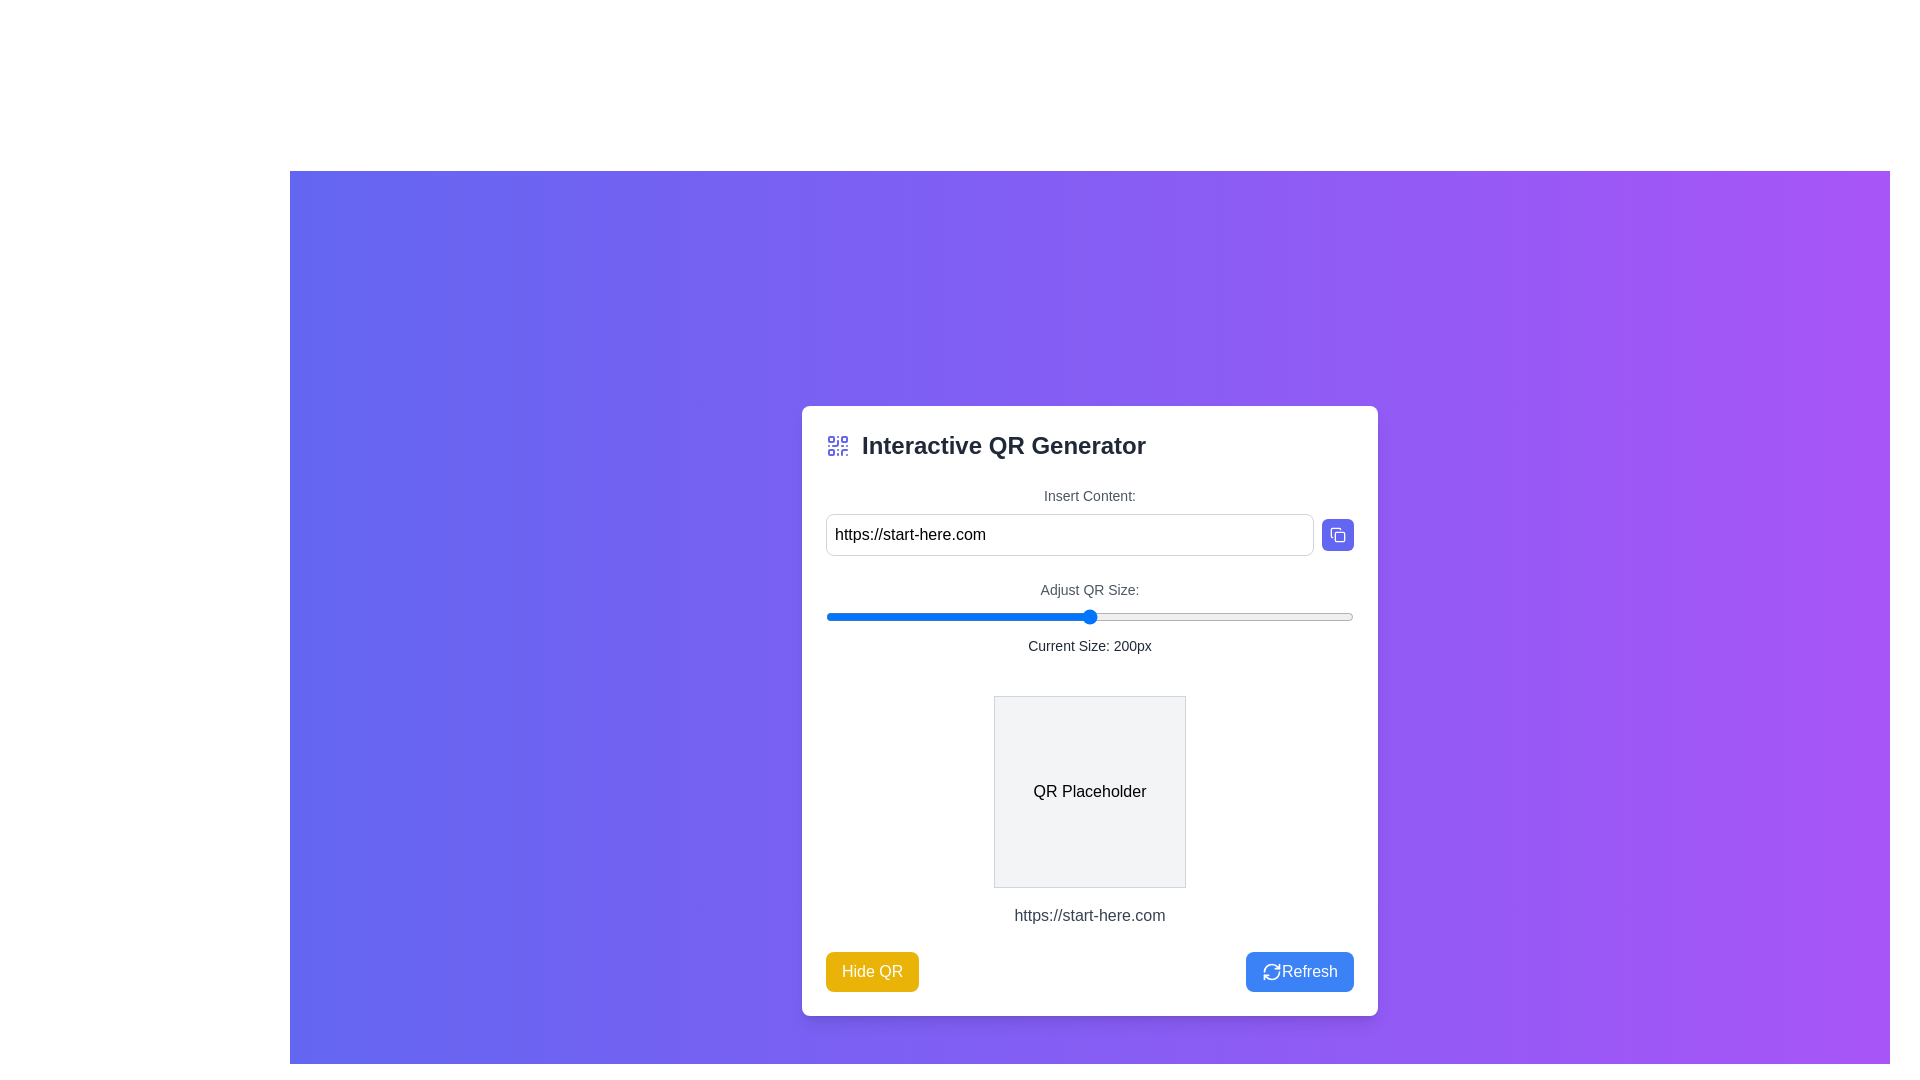 The height and width of the screenshot is (1080, 1920). I want to click on the rectangular button with a deep indigo background and a white copy icon located to the right of the input field displaying 'https://start-here.com', so click(1338, 534).